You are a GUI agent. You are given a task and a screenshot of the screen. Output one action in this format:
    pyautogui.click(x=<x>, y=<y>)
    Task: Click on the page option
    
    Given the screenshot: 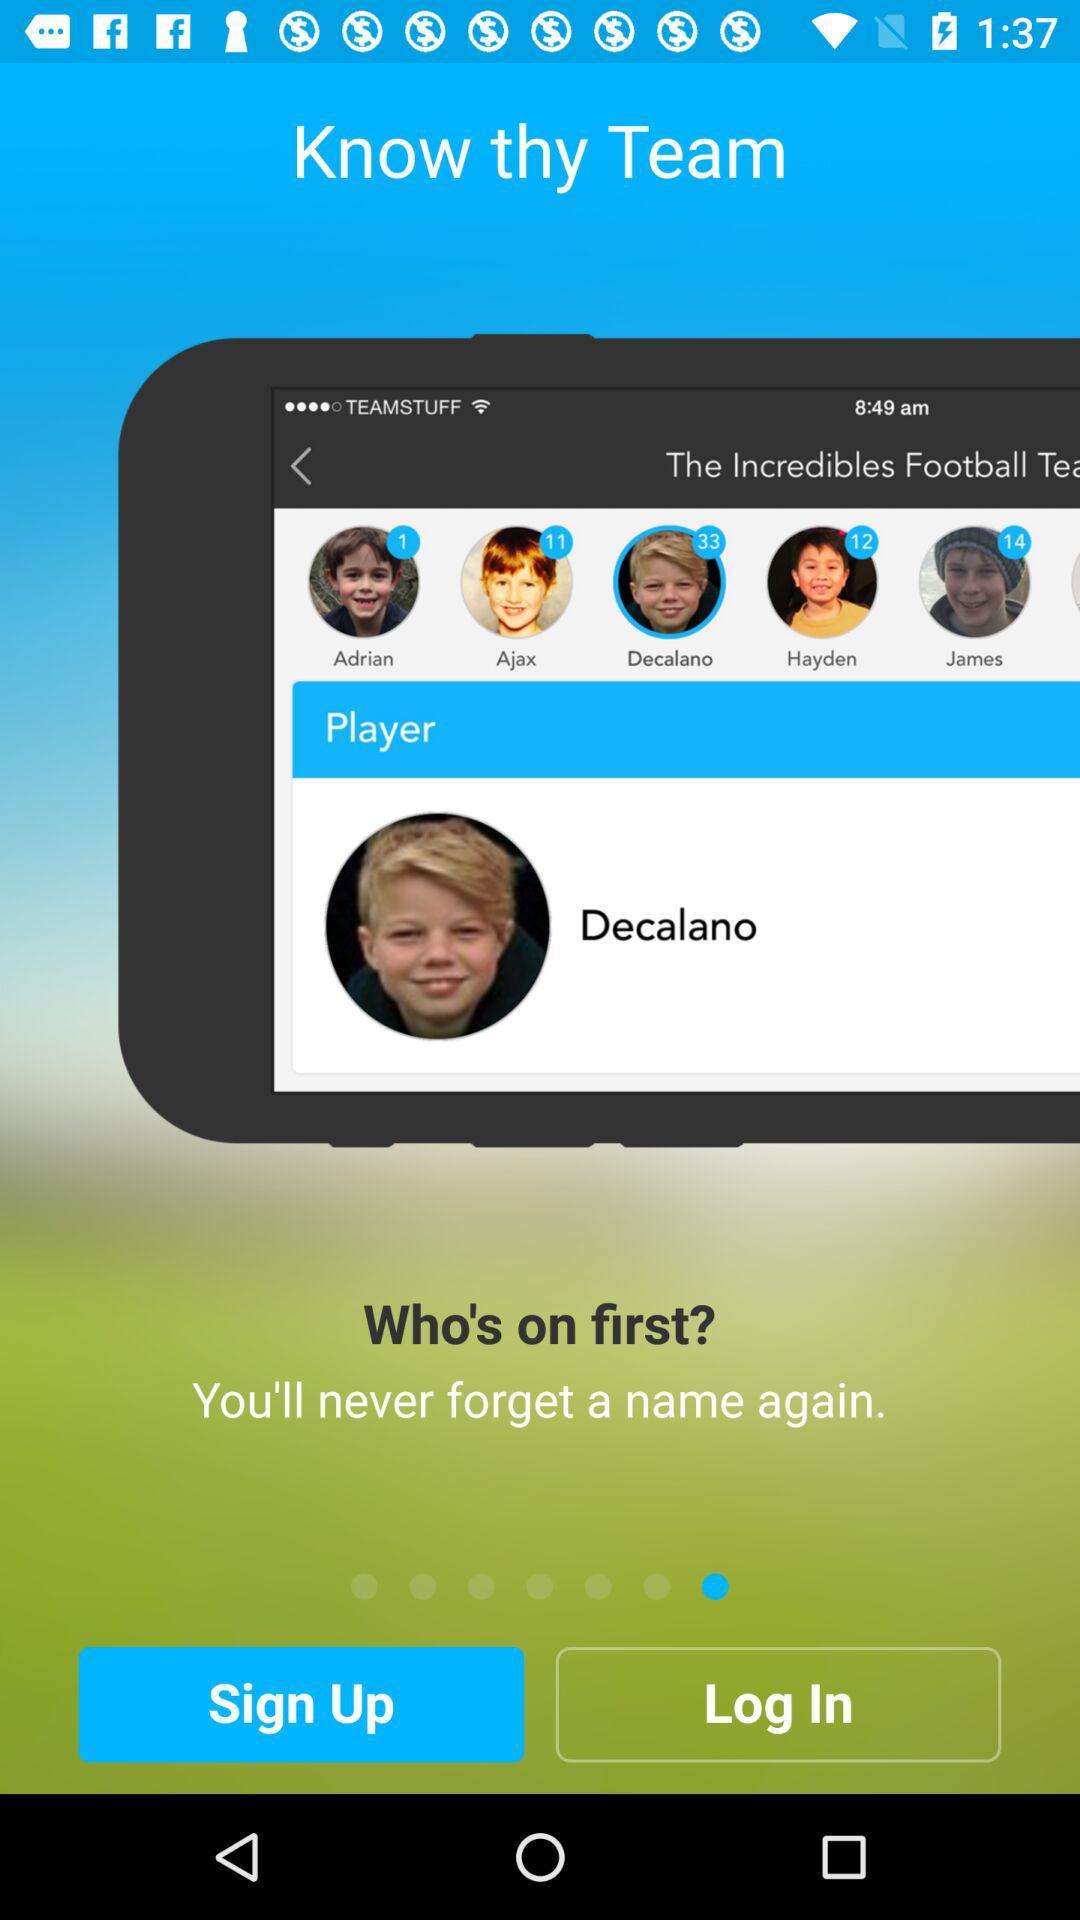 What is the action you would take?
    pyautogui.click(x=540, y=1585)
    